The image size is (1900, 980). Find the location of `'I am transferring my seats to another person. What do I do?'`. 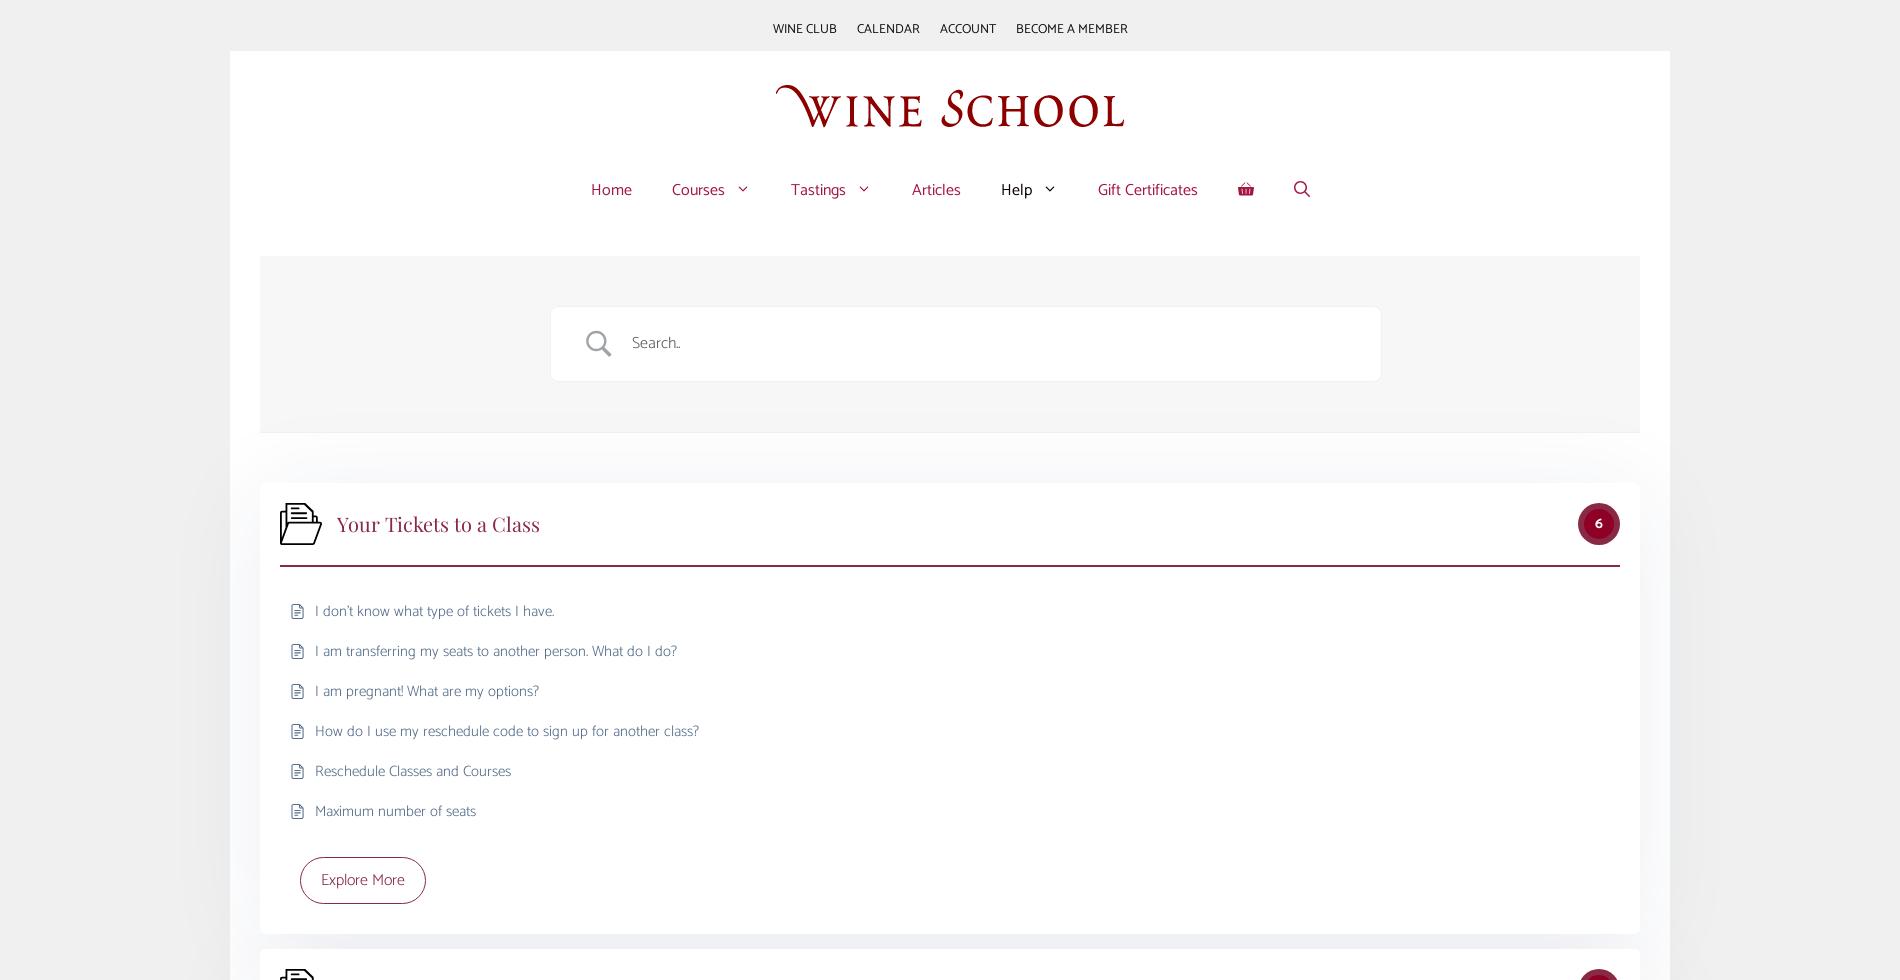

'I am transferring my seats to another person. What do I do?' is located at coordinates (496, 650).